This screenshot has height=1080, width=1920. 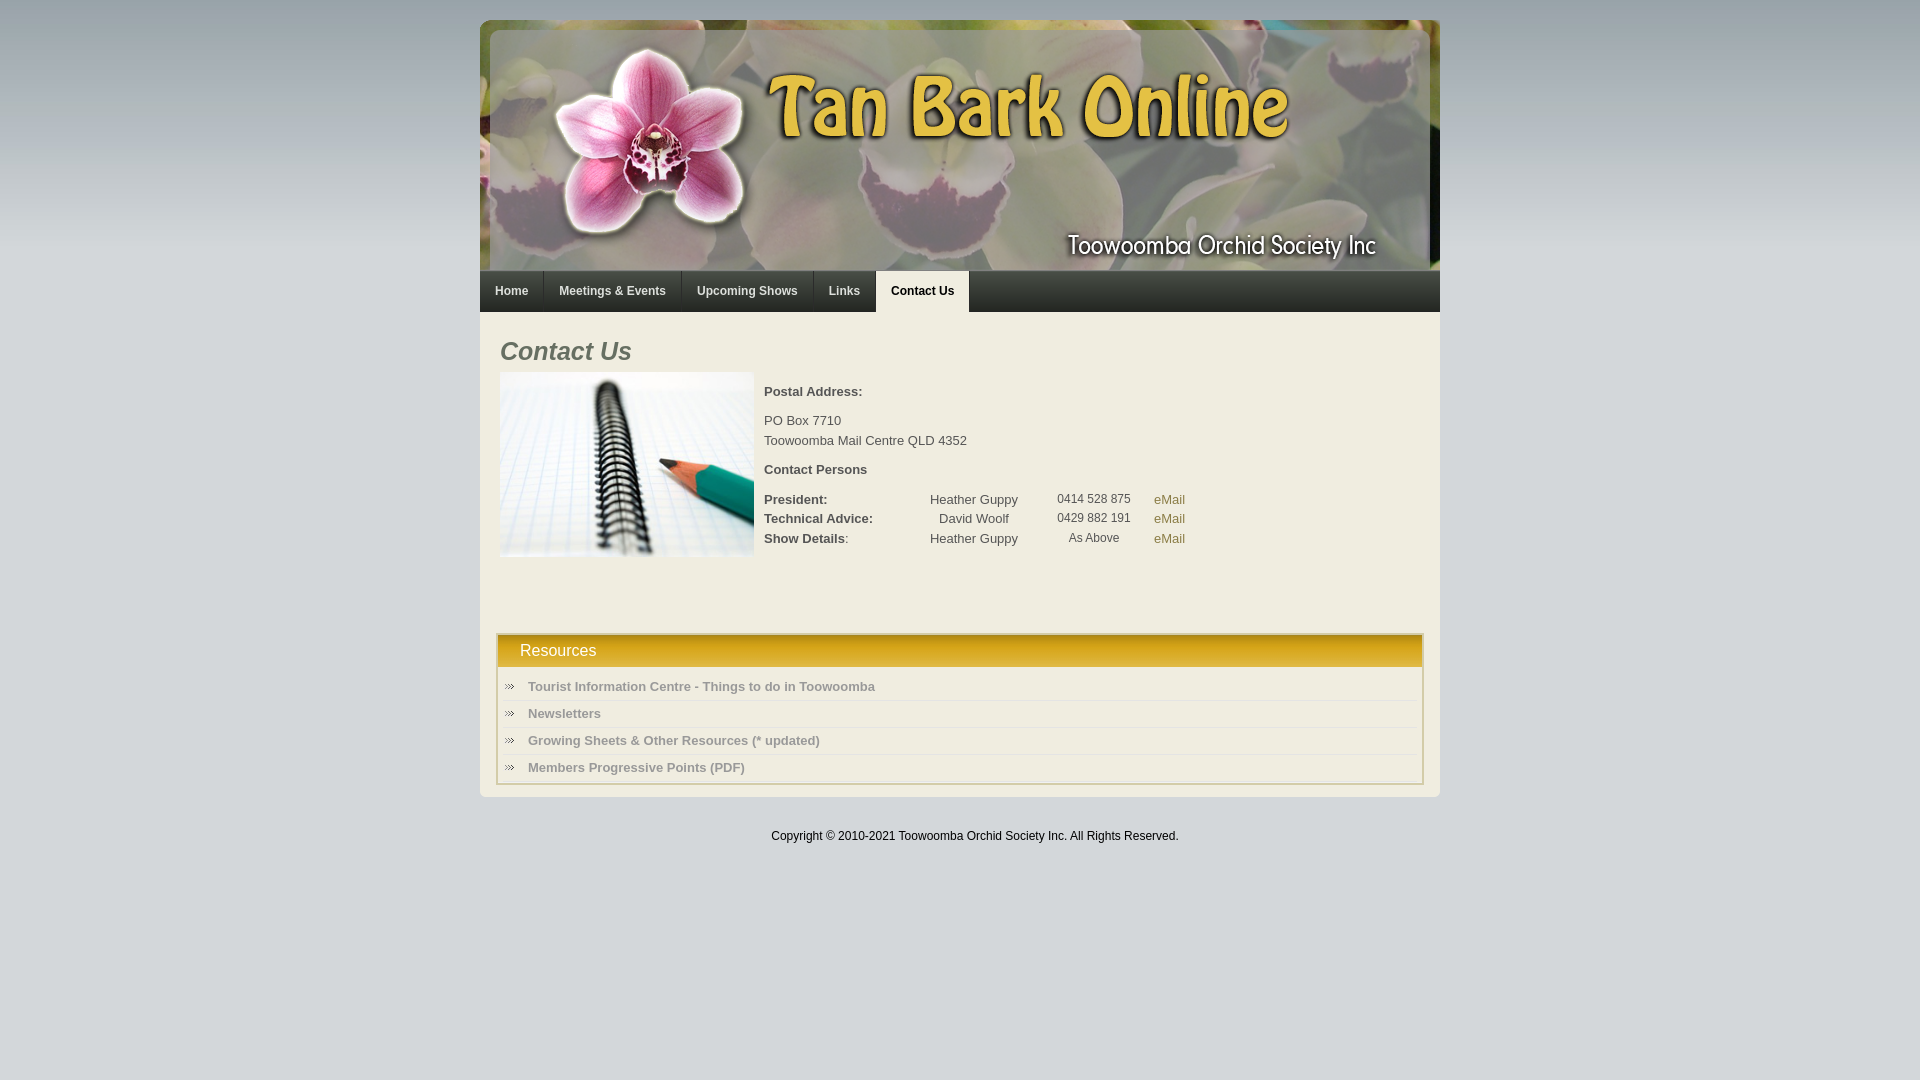 I want to click on 'Home', so click(x=511, y=291).